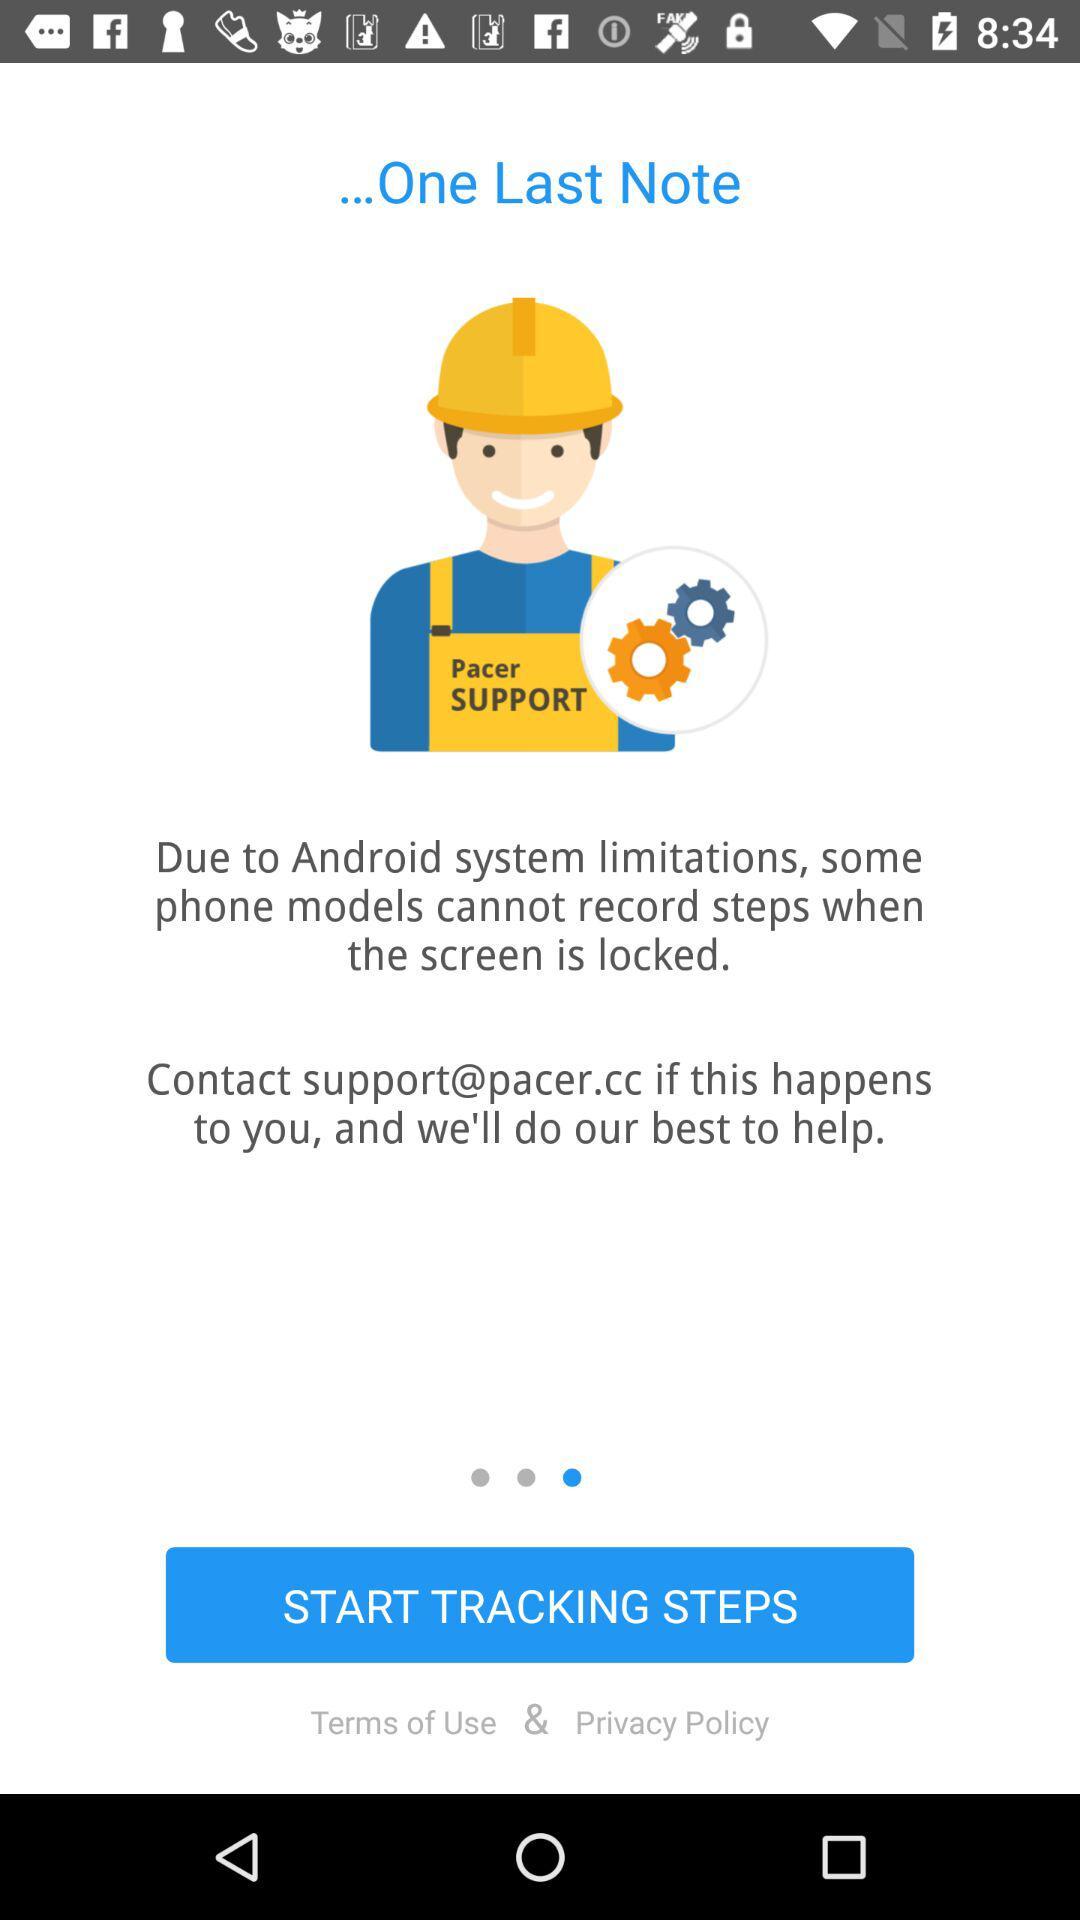 The height and width of the screenshot is (1920, 1080). Describe the element at coordinates (672, 1720) in the screenshot. I see `icon to the right of the & icon` at that location.